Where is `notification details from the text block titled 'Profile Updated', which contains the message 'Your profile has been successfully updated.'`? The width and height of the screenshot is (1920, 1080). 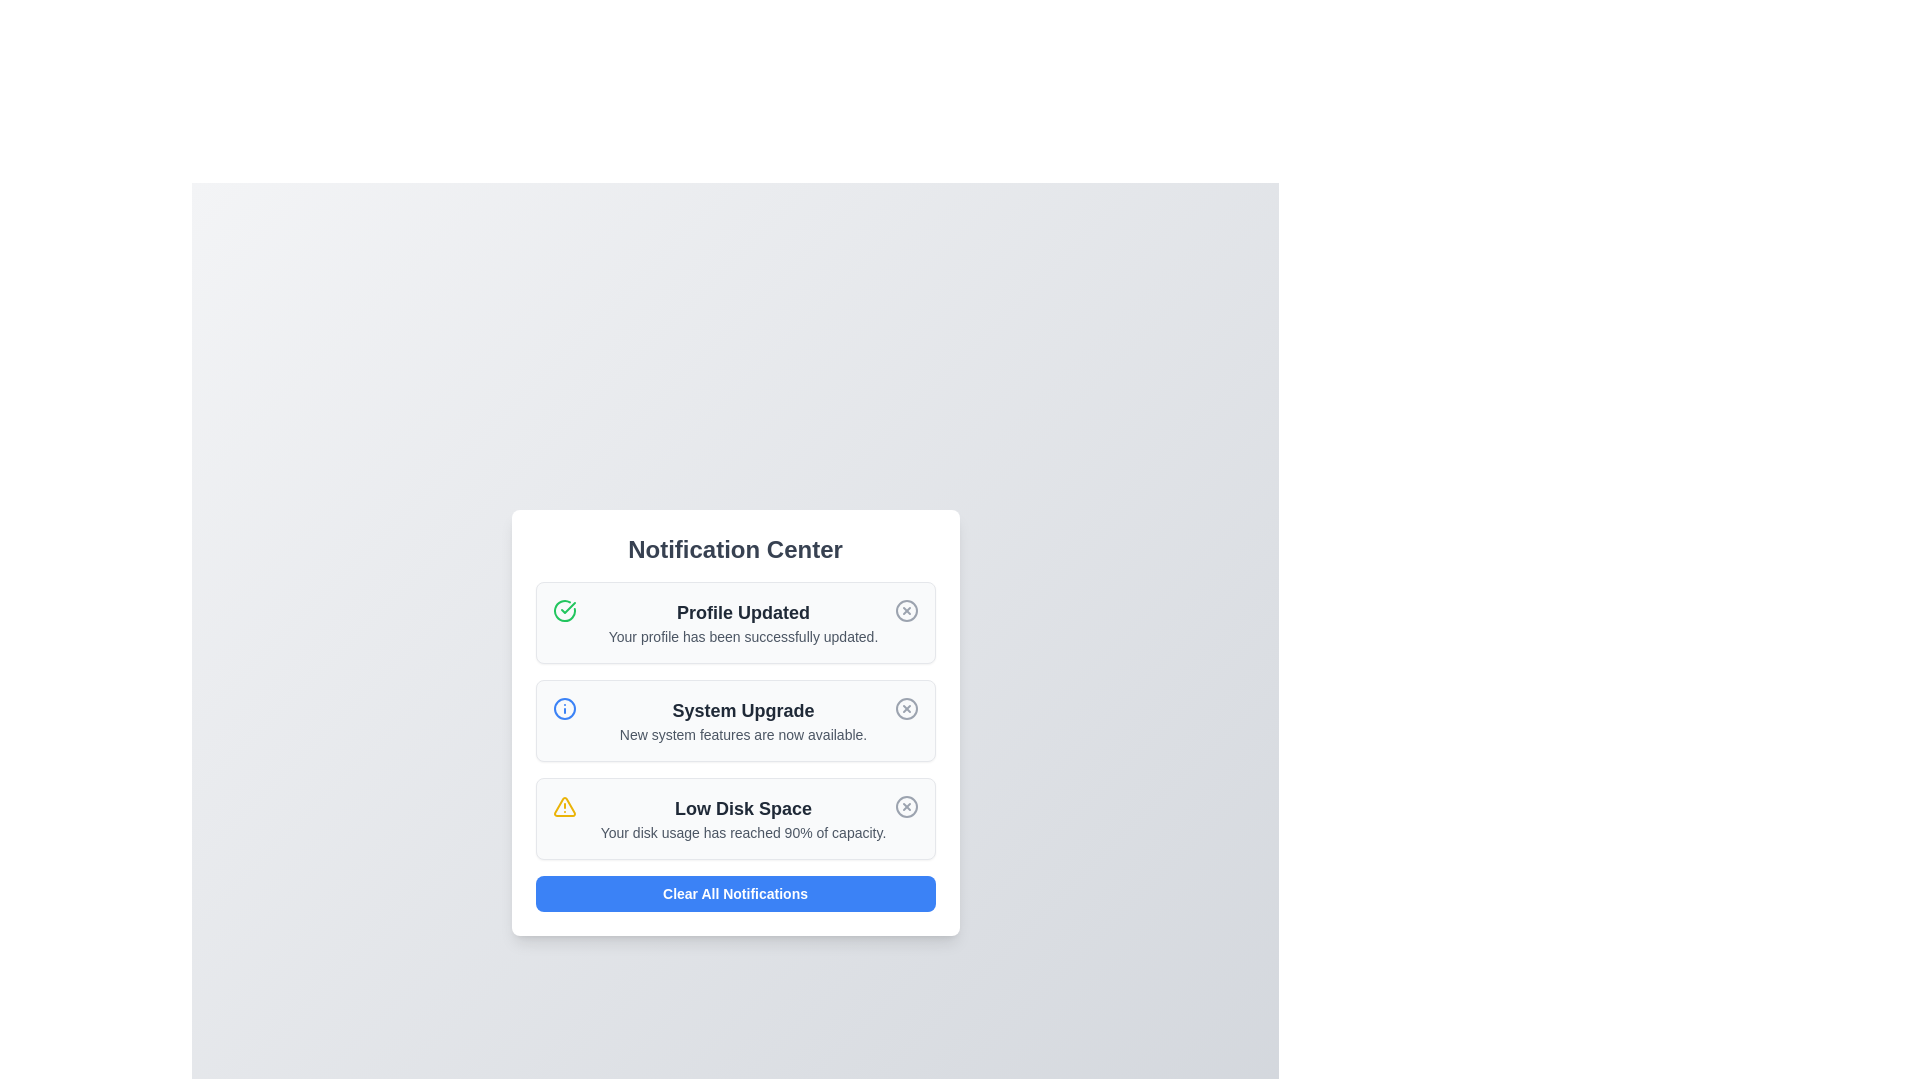
notification details from the text block titled 'Profile Updated', which contains the message 'Your profile has been successfully updated.' is located at coordinates (742, 622).